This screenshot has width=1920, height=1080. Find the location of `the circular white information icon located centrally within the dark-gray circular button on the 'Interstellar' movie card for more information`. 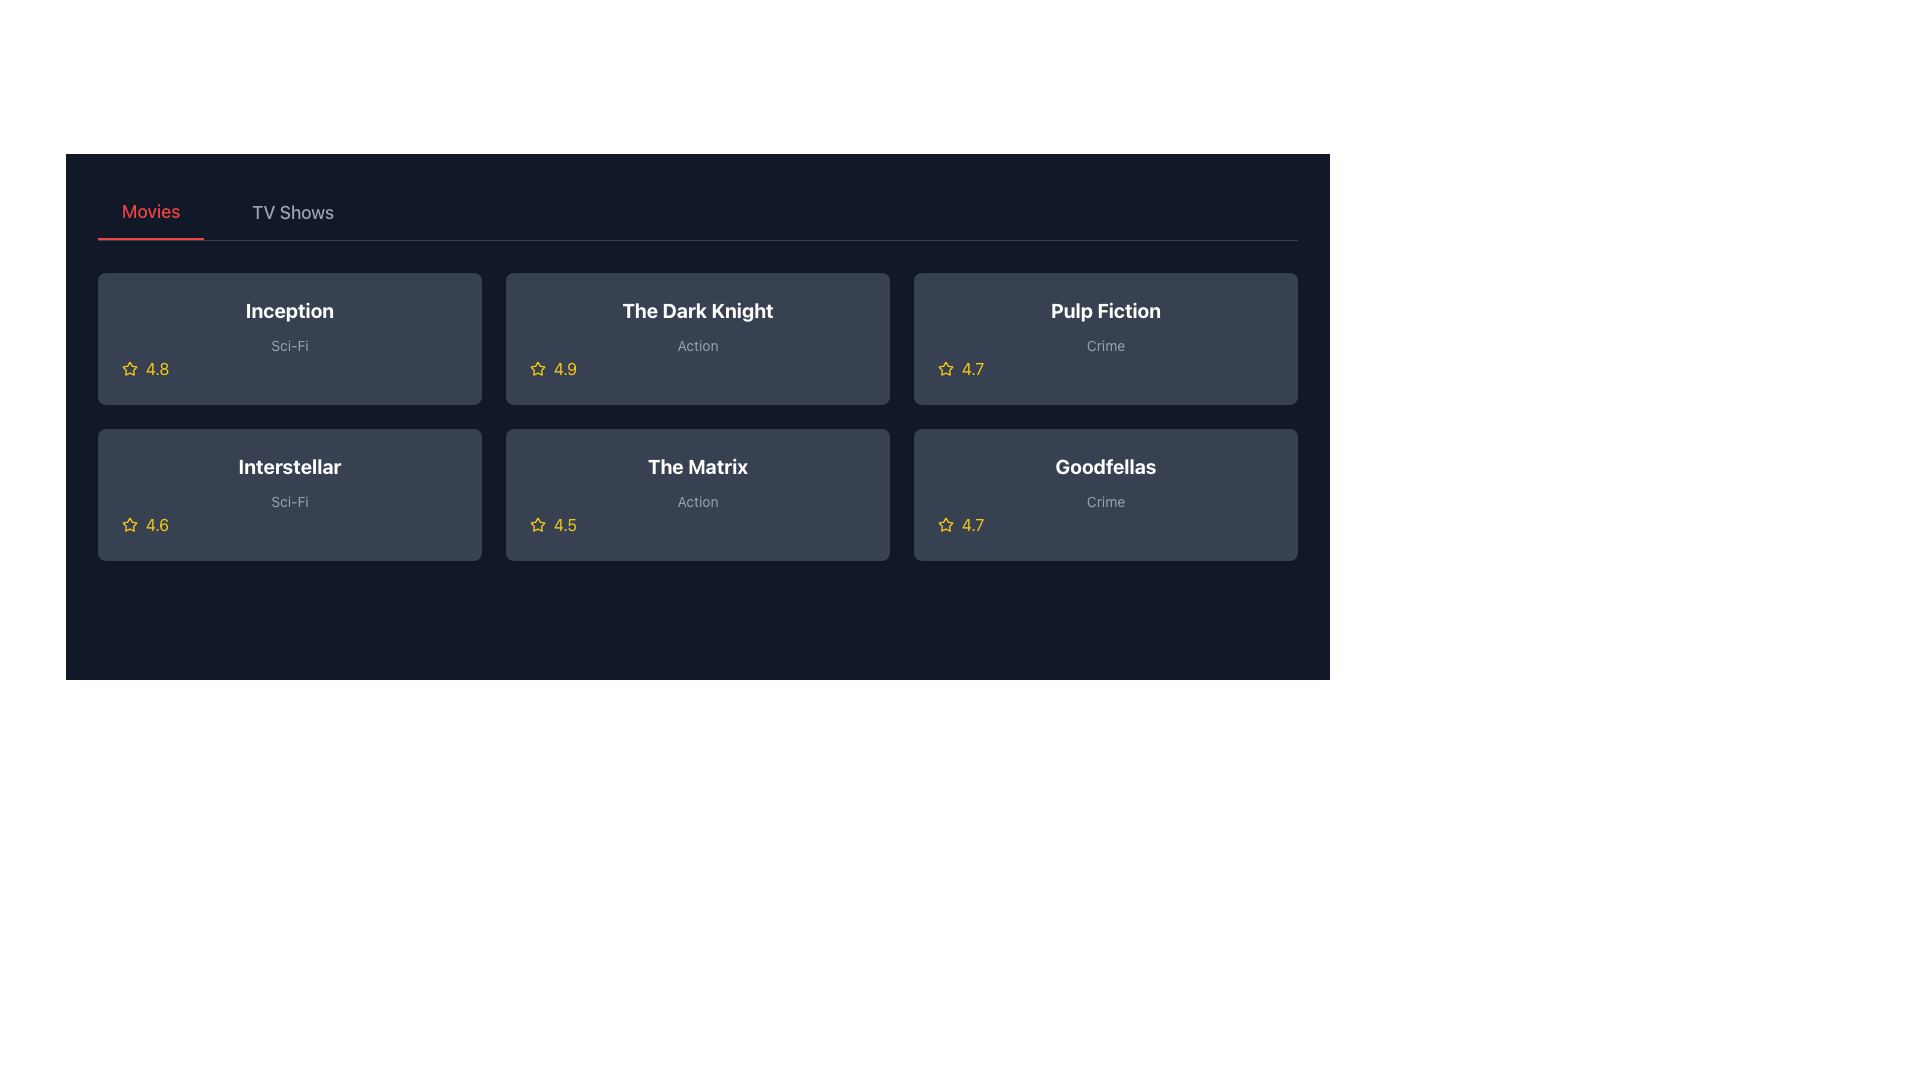

the circular white information icon located centrally within the dark-gray circular button on the 'Interstellar' movie card for more information is located at coordinates (288, 494).